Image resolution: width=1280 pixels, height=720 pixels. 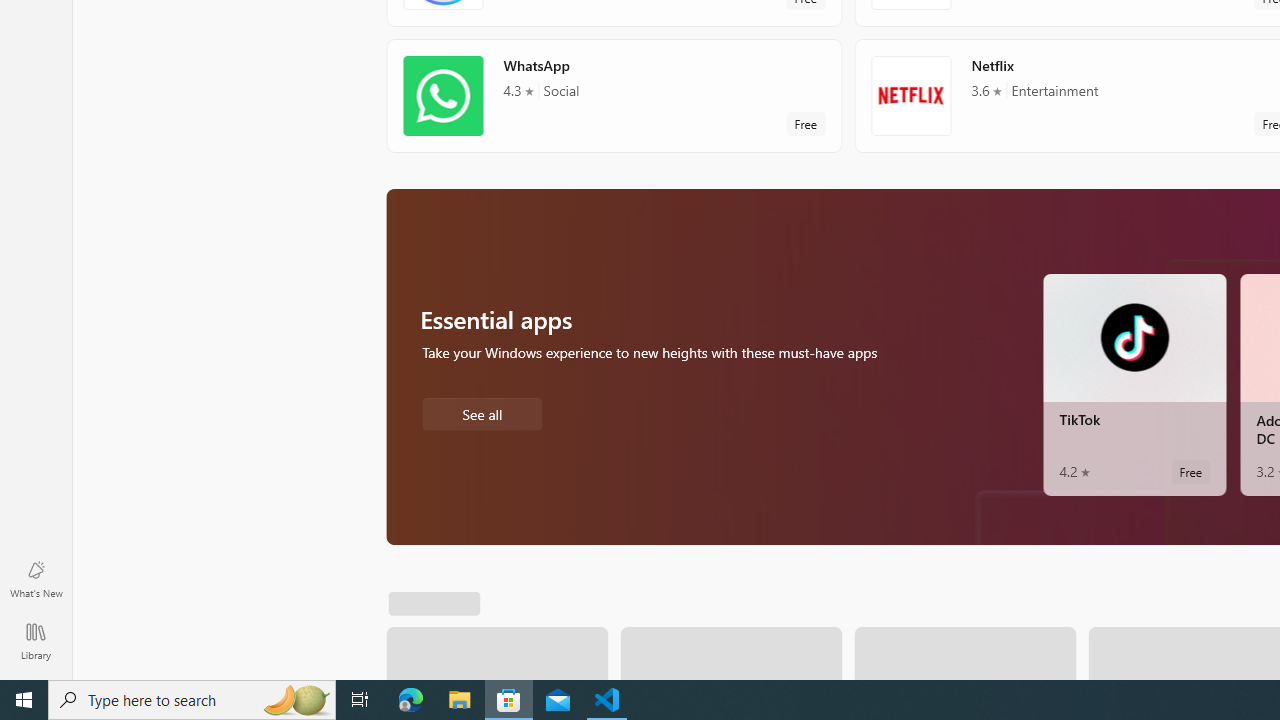 I want to click on 'Library', so click(x=35, y=640).